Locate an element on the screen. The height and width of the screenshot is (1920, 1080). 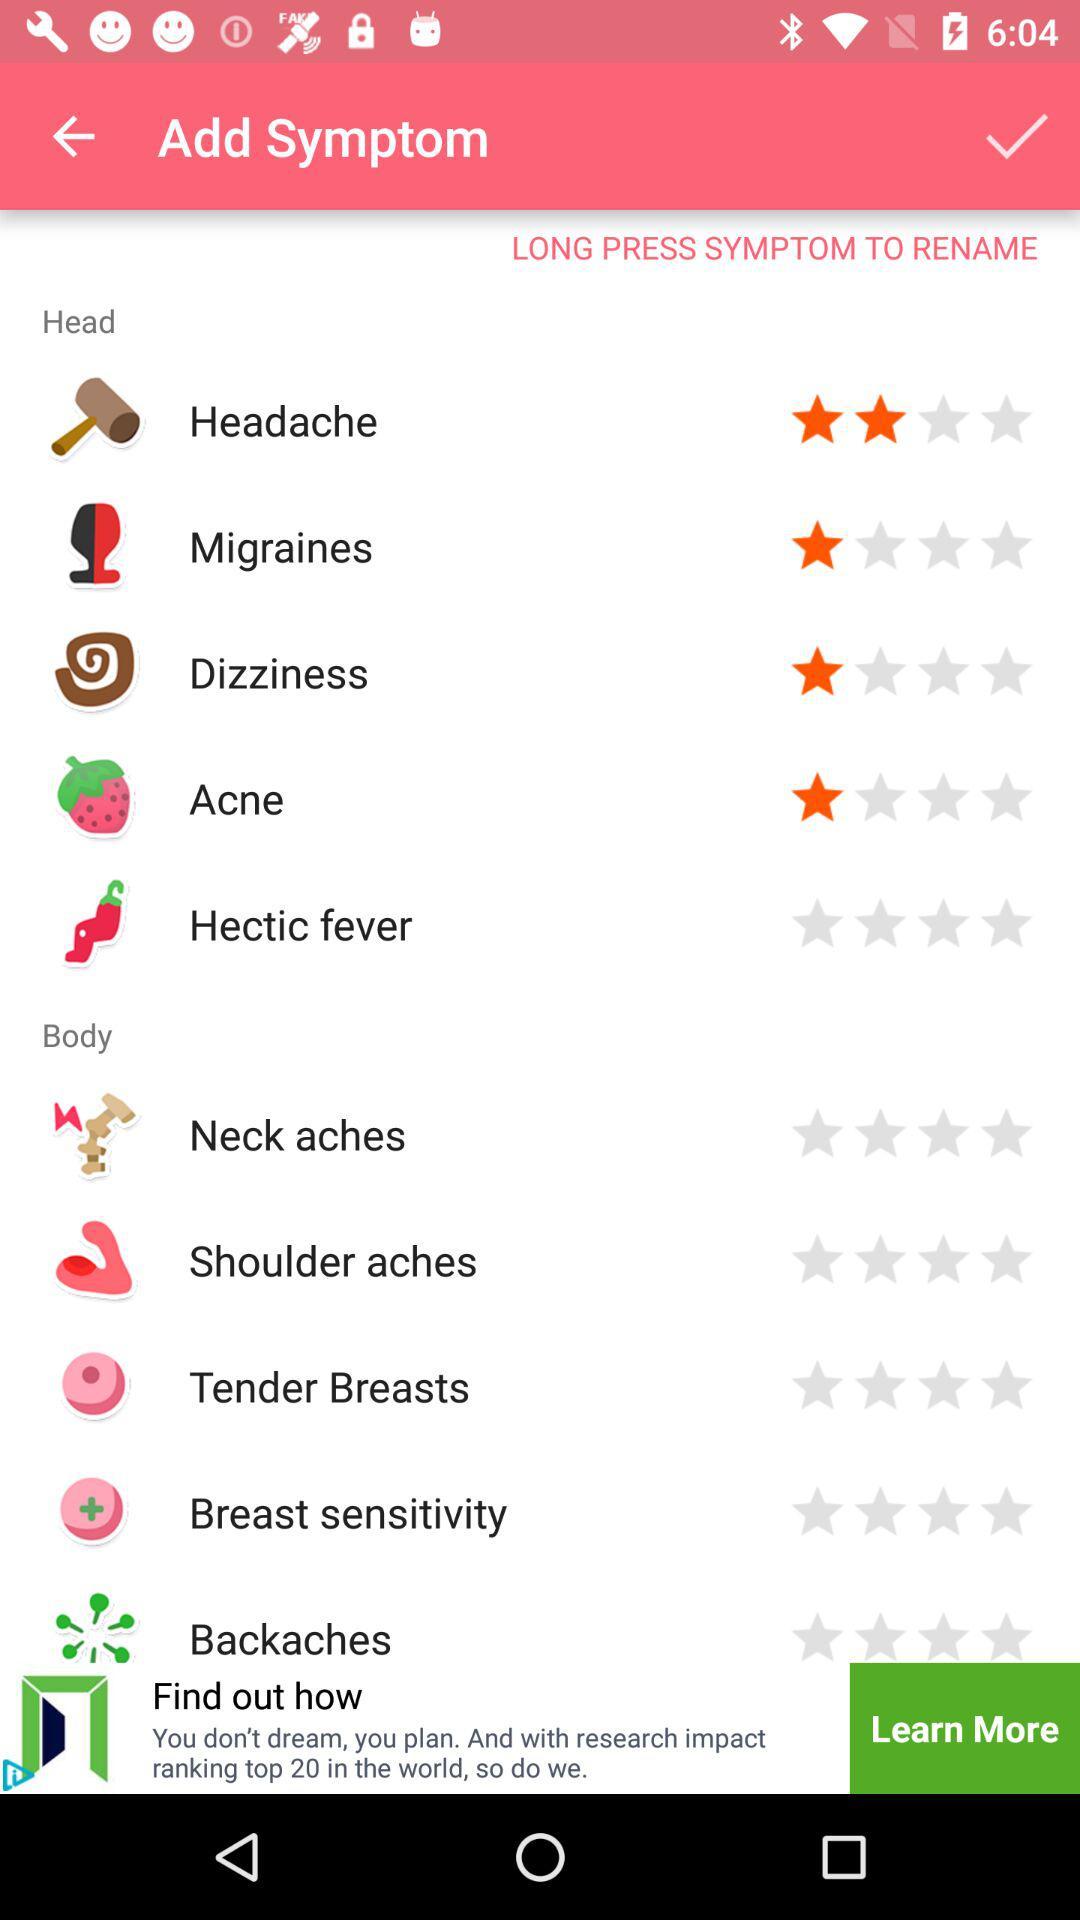
rate 3 is located at coordinates (943, 1258).